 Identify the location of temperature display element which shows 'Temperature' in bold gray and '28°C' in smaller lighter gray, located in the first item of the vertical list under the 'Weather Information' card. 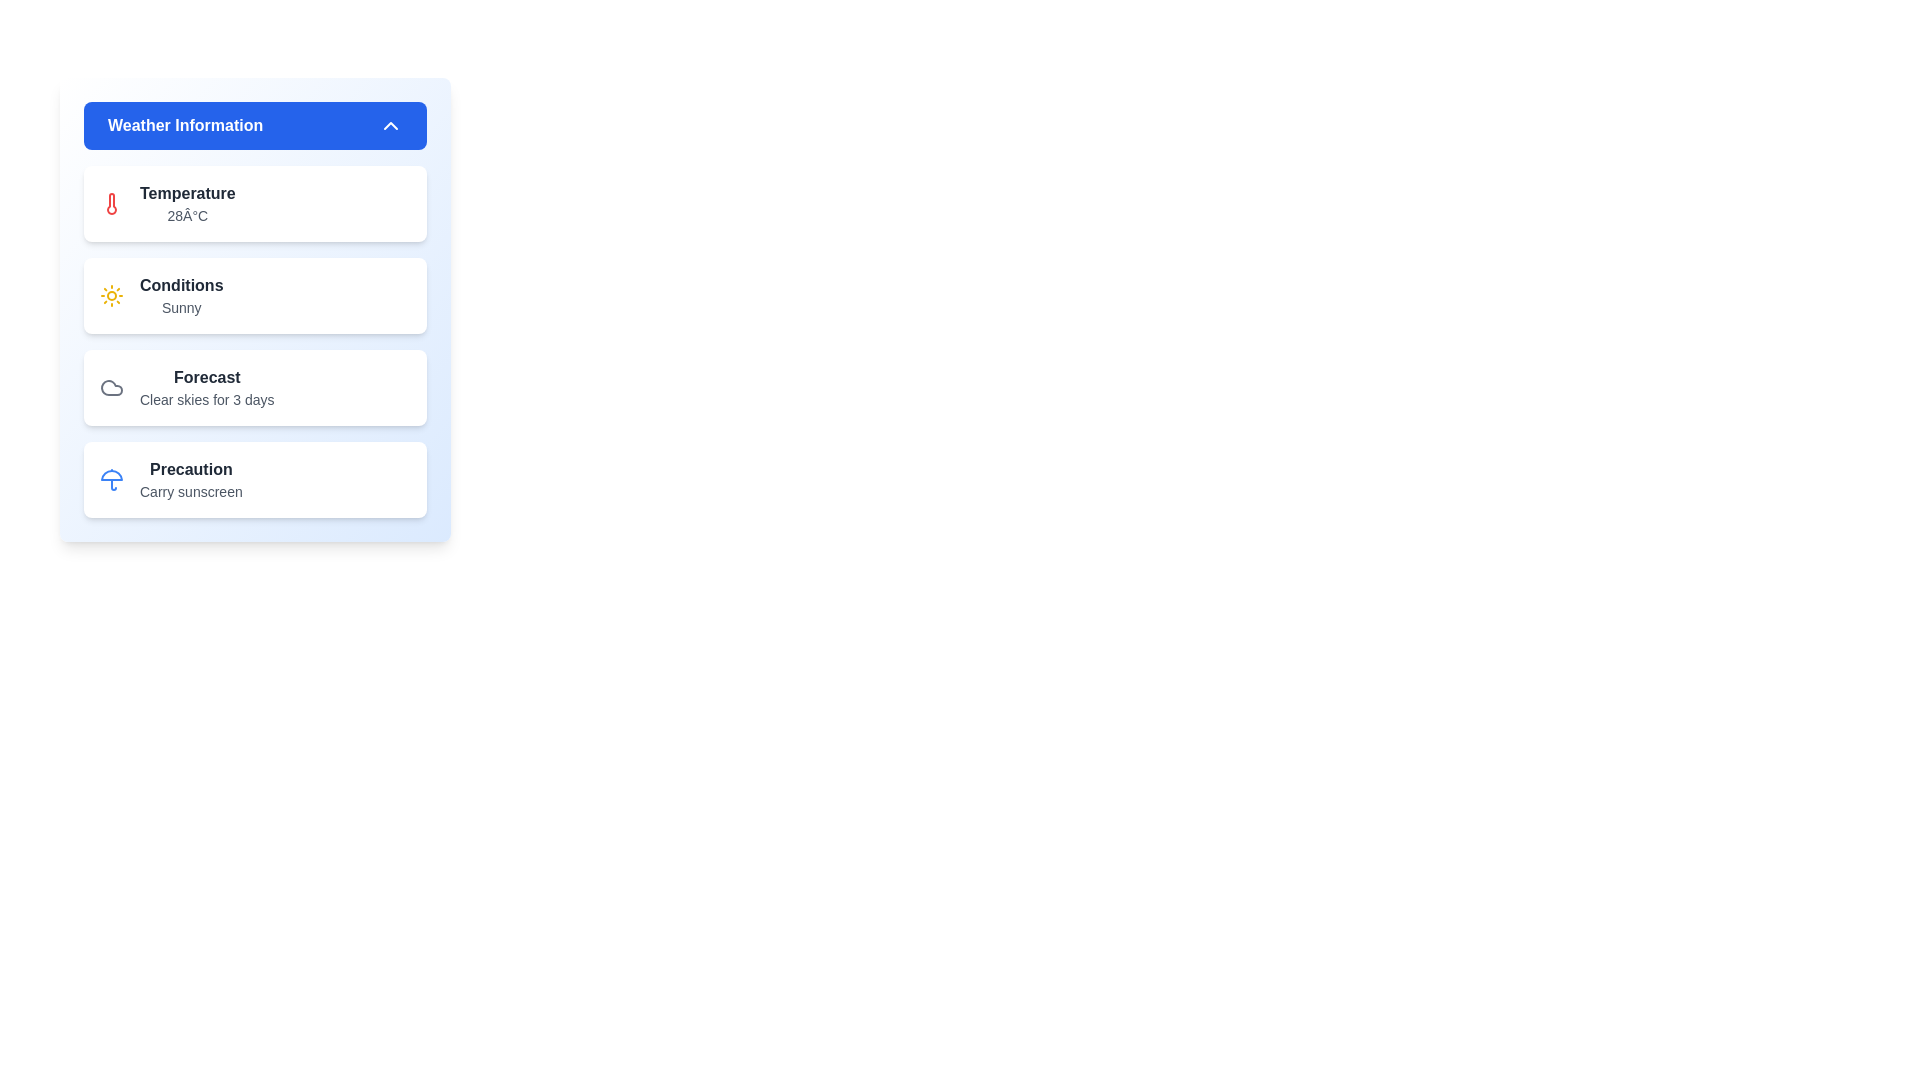
(187, 204).